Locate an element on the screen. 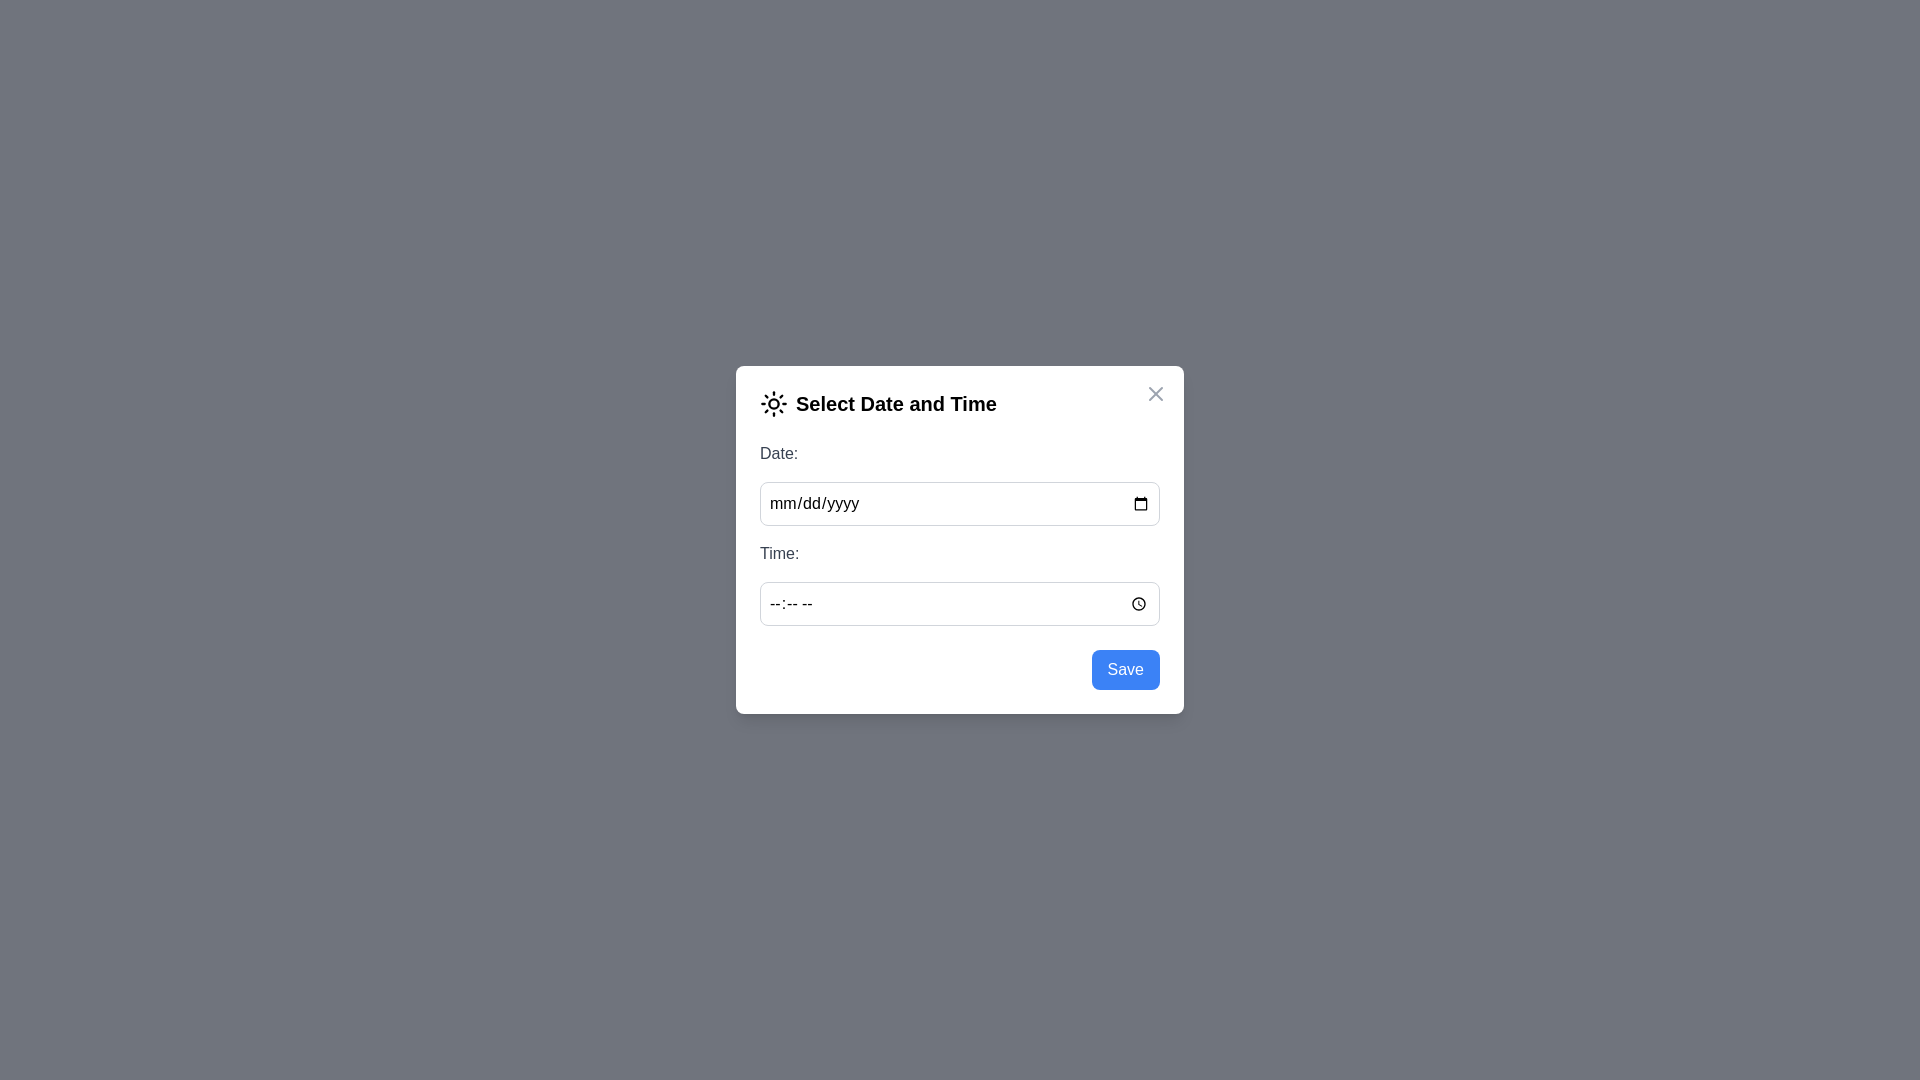 The image size is (1920, 1080). the time input field to activate it is located at coordinates (960, 603).